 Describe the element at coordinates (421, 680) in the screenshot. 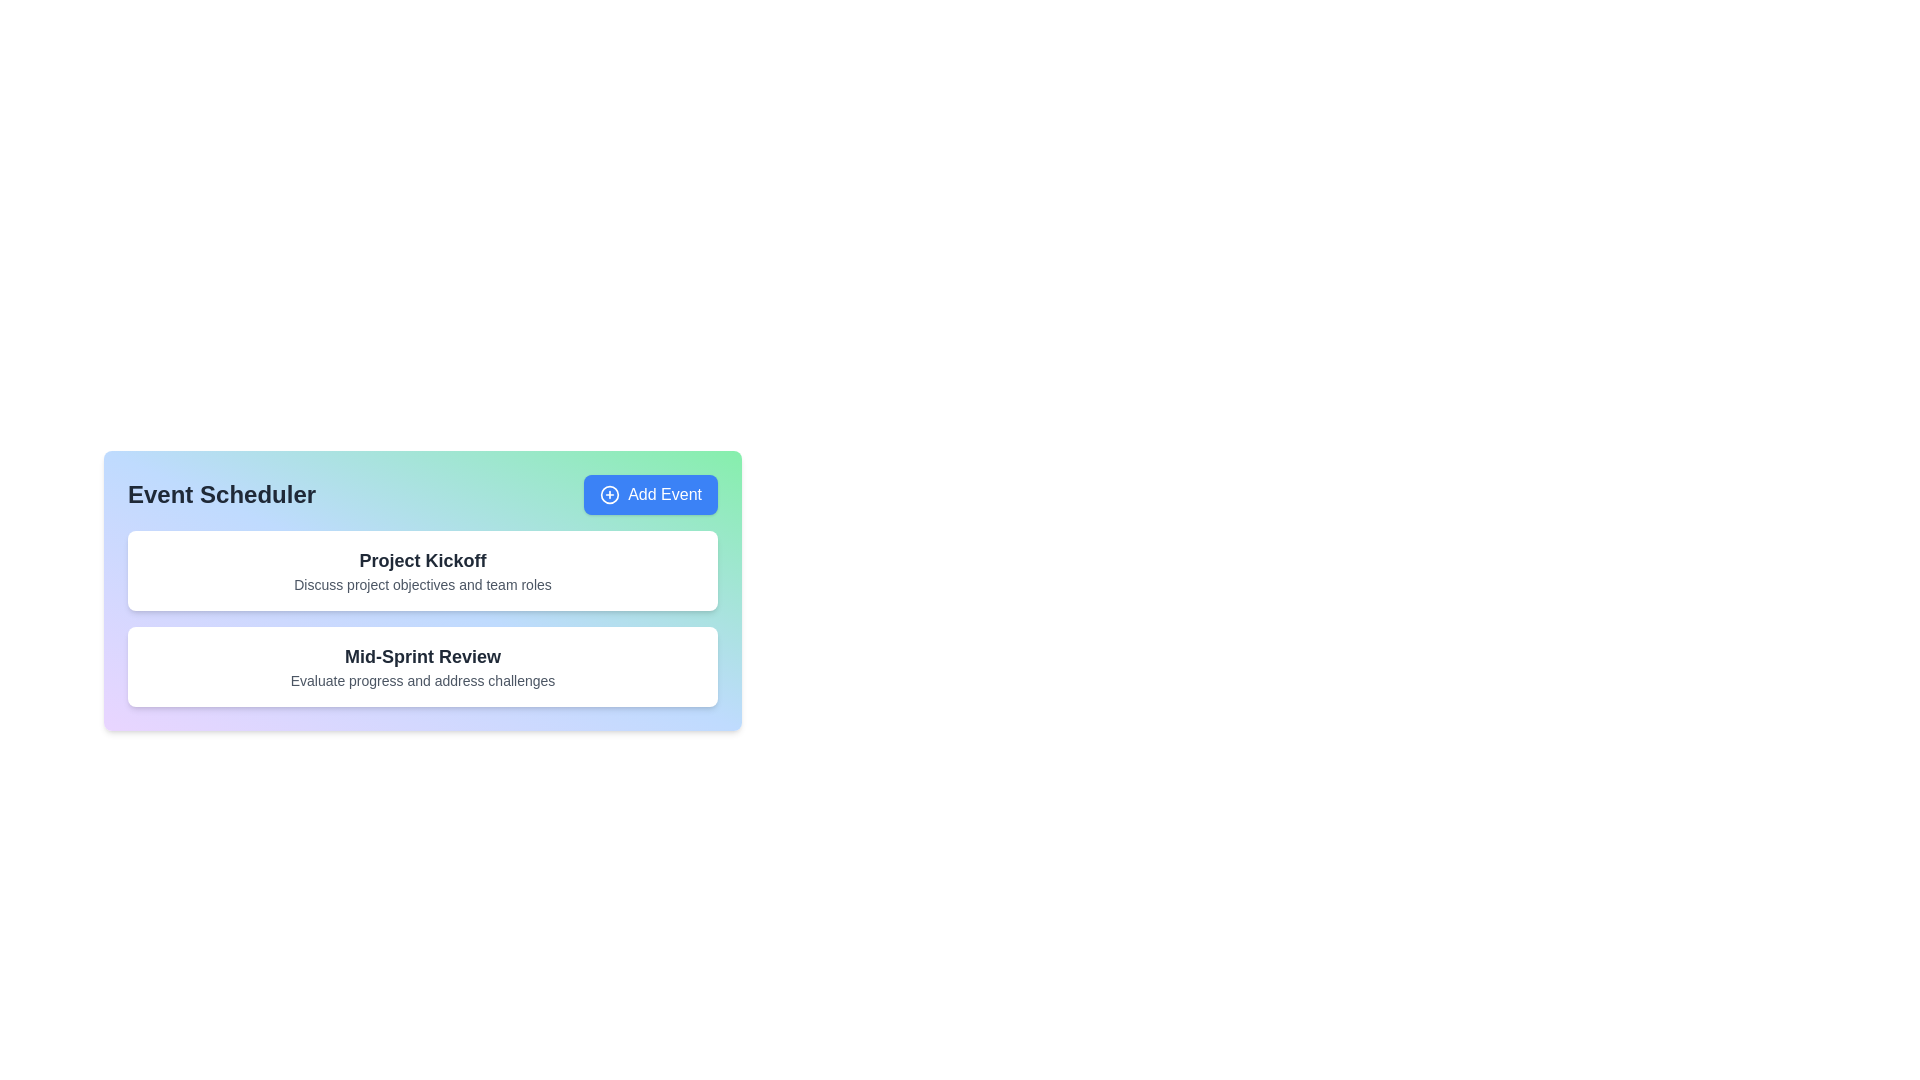

I see `the static text element that provides supplementary notes related to the 'Mid-Sprint Review' event, located below the header text within the 'Mid-Sprint Review' card in the 'Event Scheduler' section` at that location.